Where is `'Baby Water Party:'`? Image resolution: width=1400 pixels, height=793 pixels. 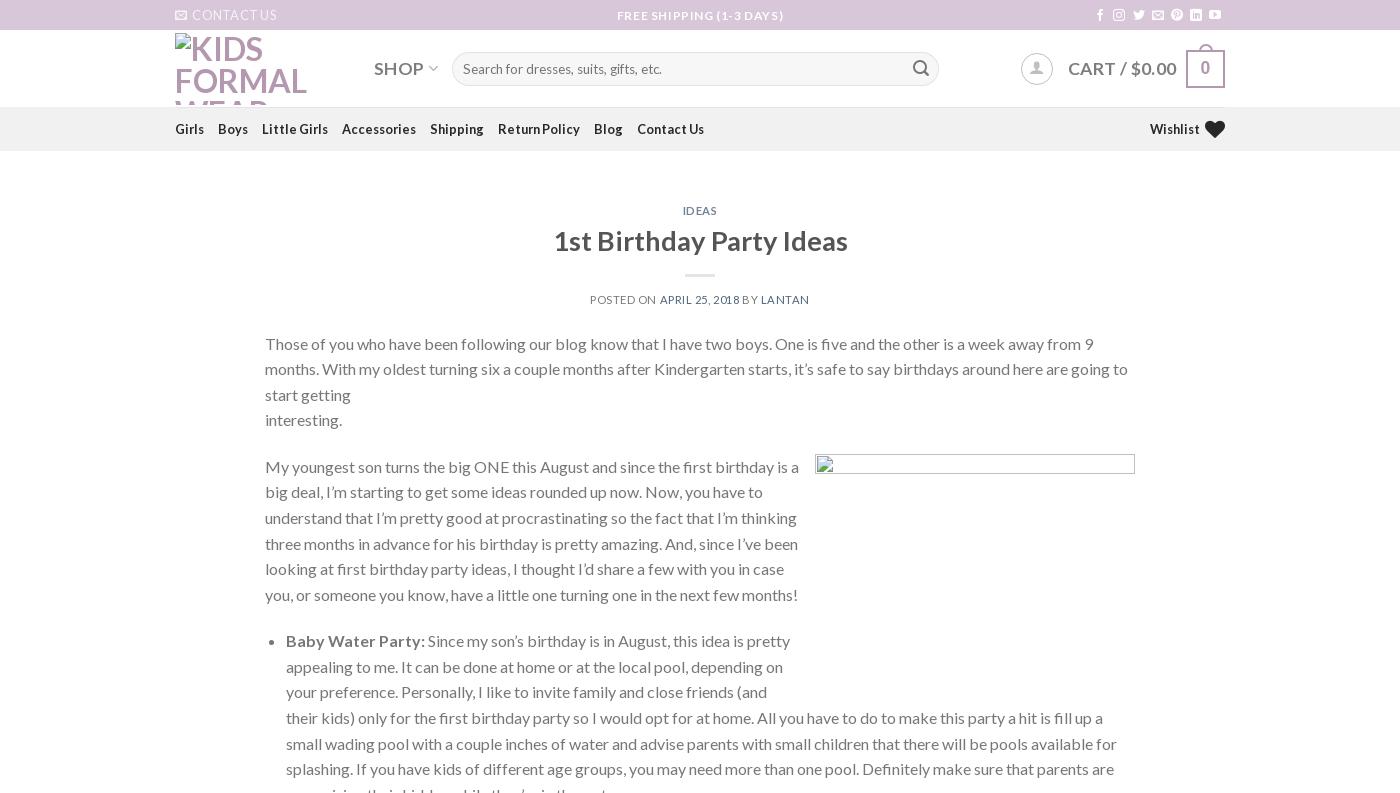
'Baby Water Party:' is located at coordinates (285, 639).